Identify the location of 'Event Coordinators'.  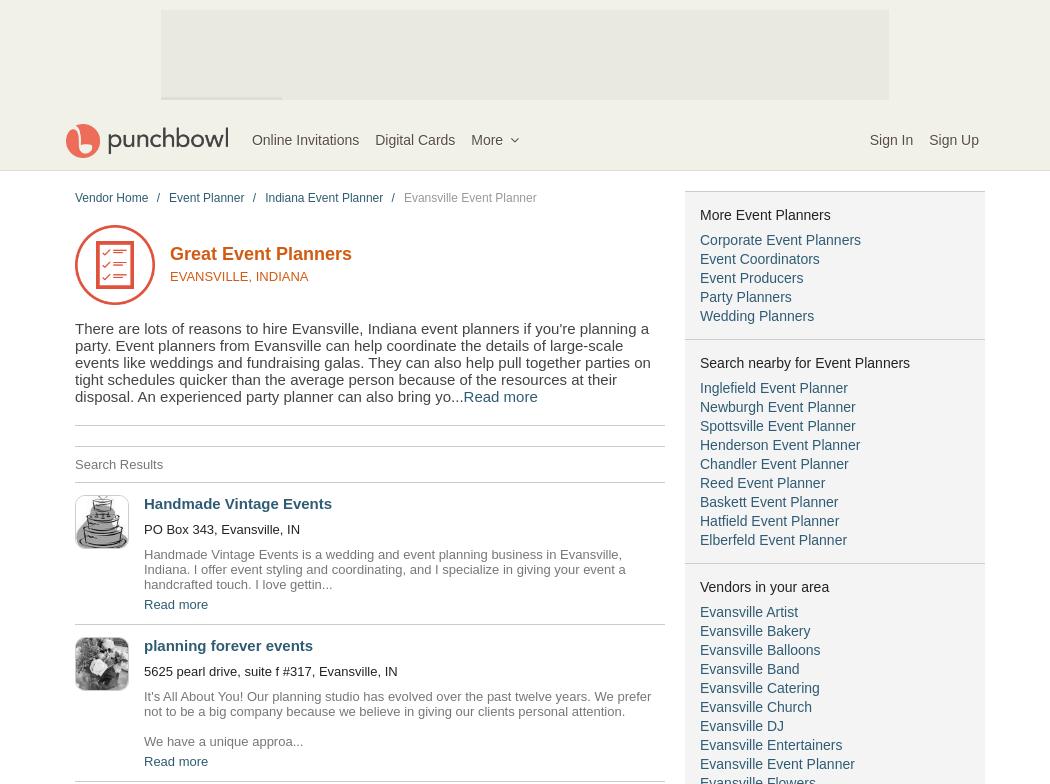
(759, 259).